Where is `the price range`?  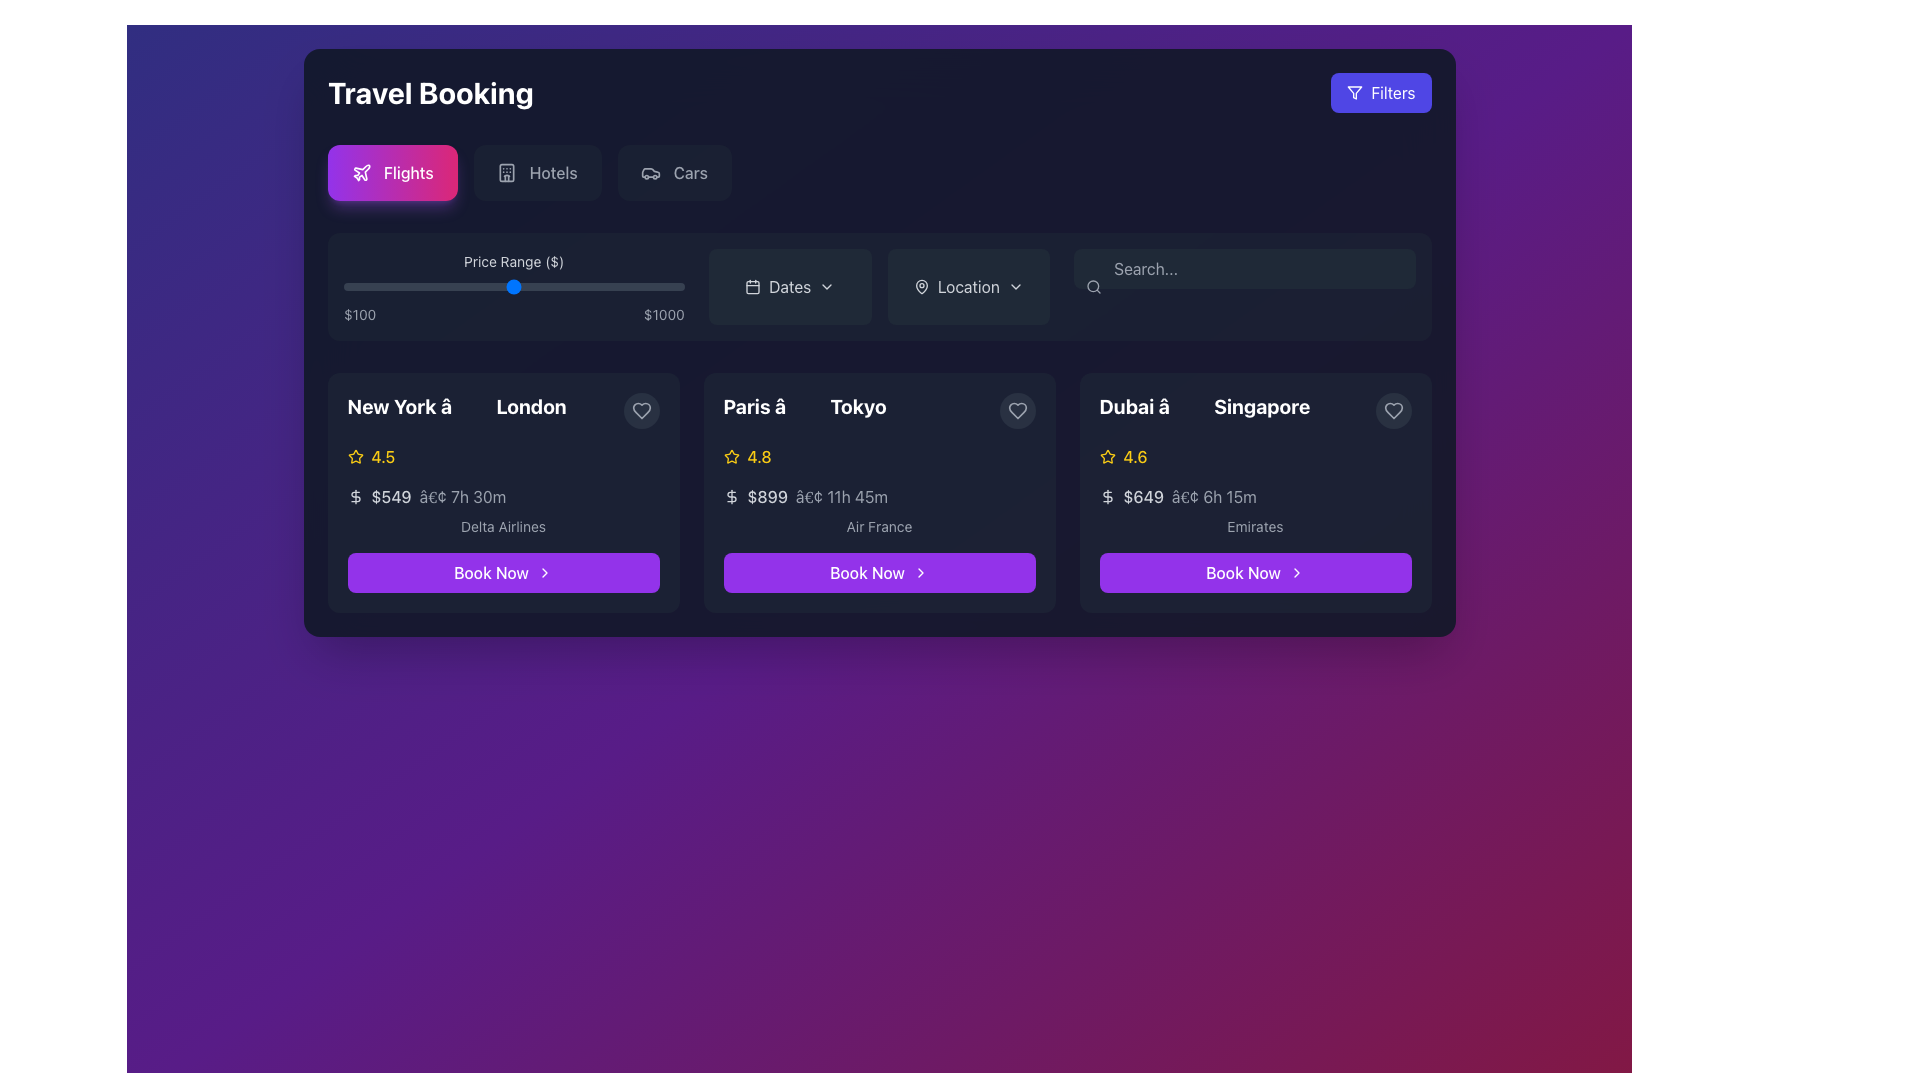 the price range is located at coordinates (469, 286).